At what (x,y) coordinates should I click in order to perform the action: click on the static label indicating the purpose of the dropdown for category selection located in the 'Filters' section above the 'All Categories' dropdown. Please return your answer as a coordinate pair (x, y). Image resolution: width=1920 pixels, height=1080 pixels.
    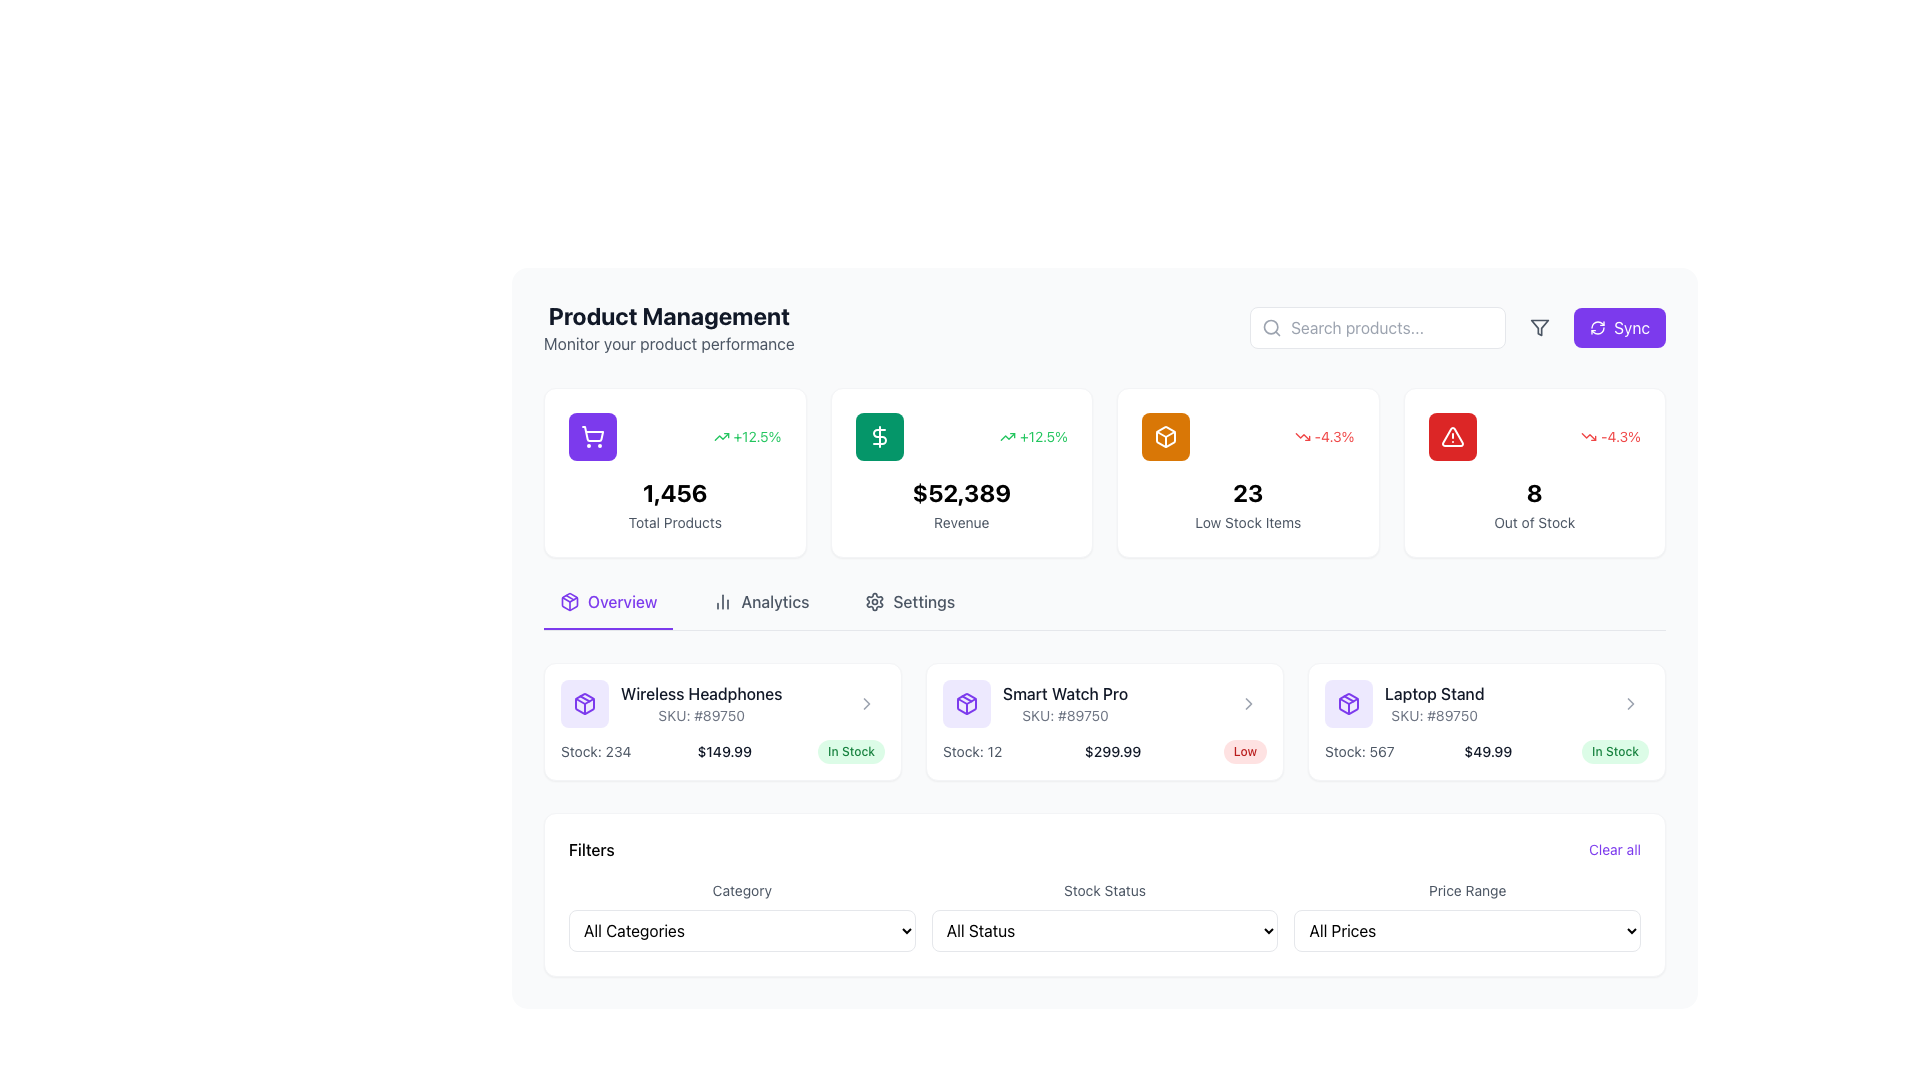
    Looking at the image, I should click on (741, 889).